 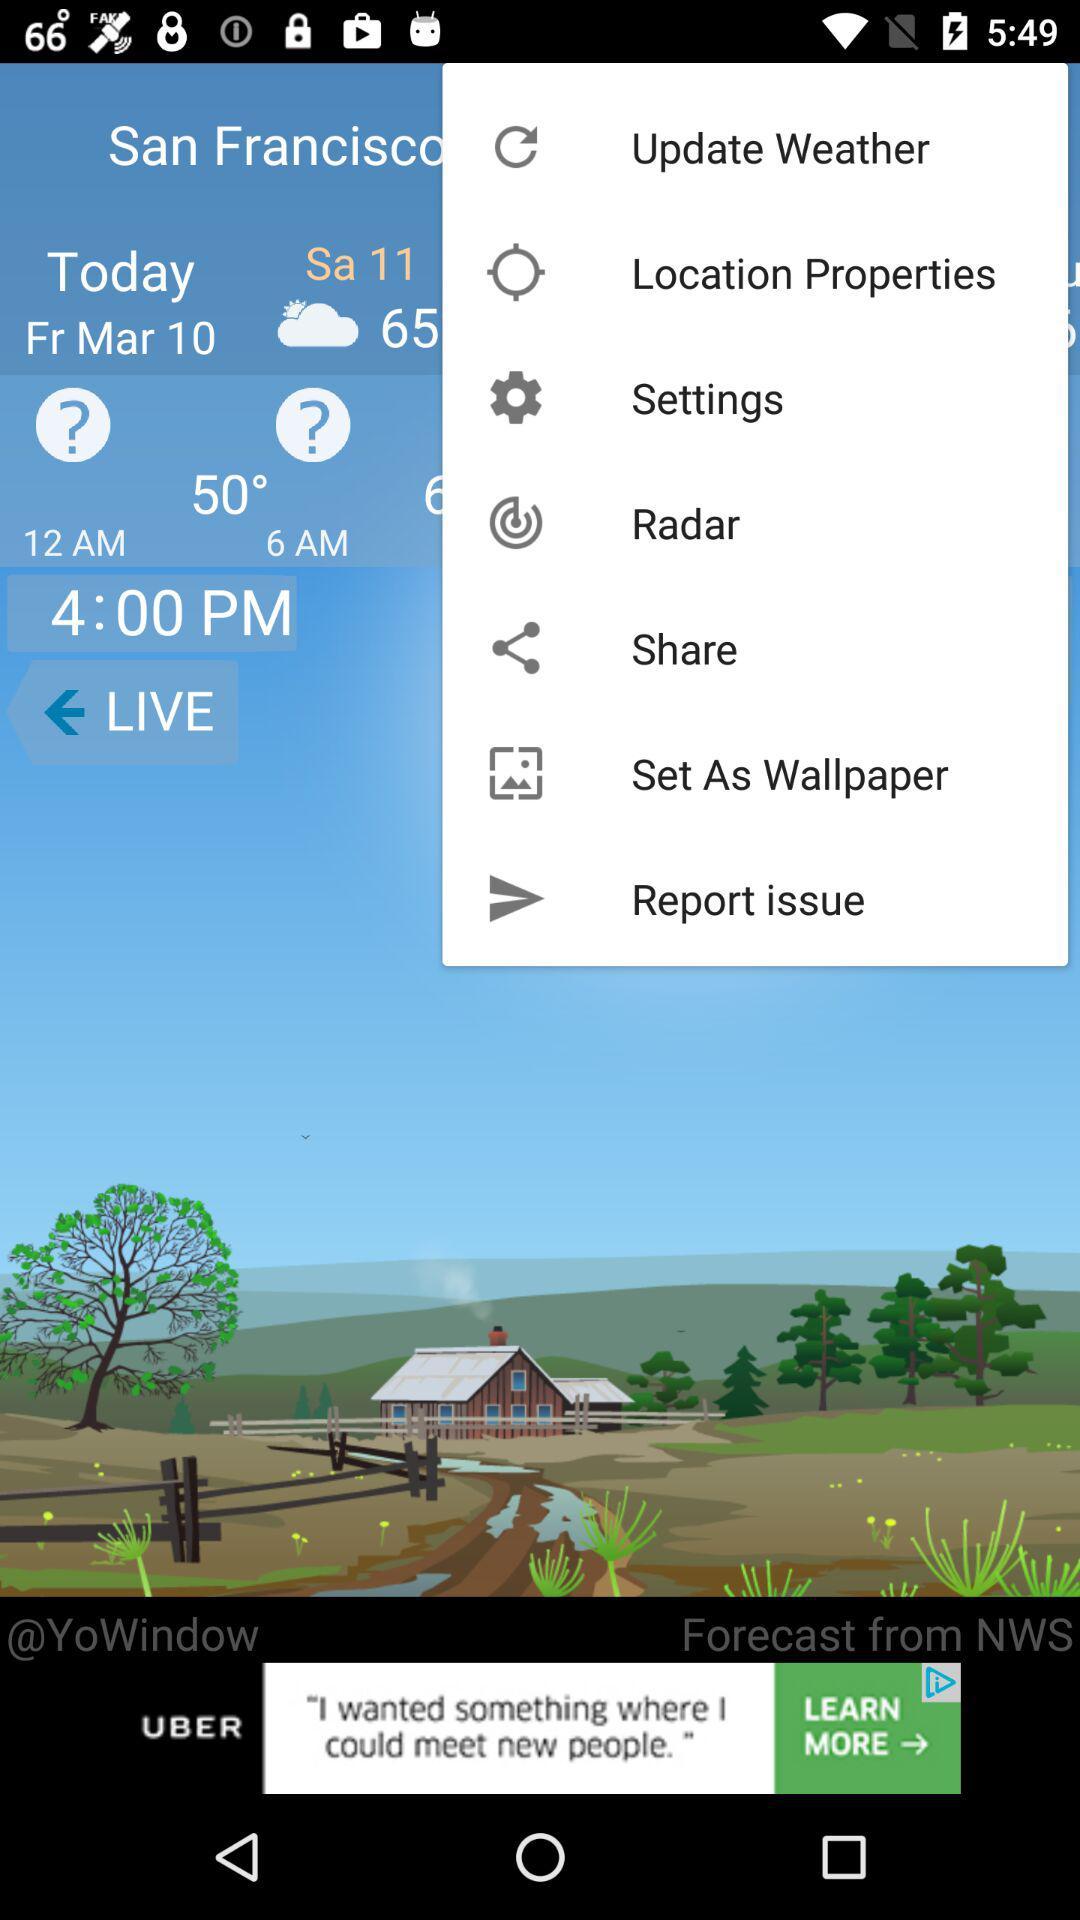 I want to click on the update weather icon, so click(x=779, y=146).